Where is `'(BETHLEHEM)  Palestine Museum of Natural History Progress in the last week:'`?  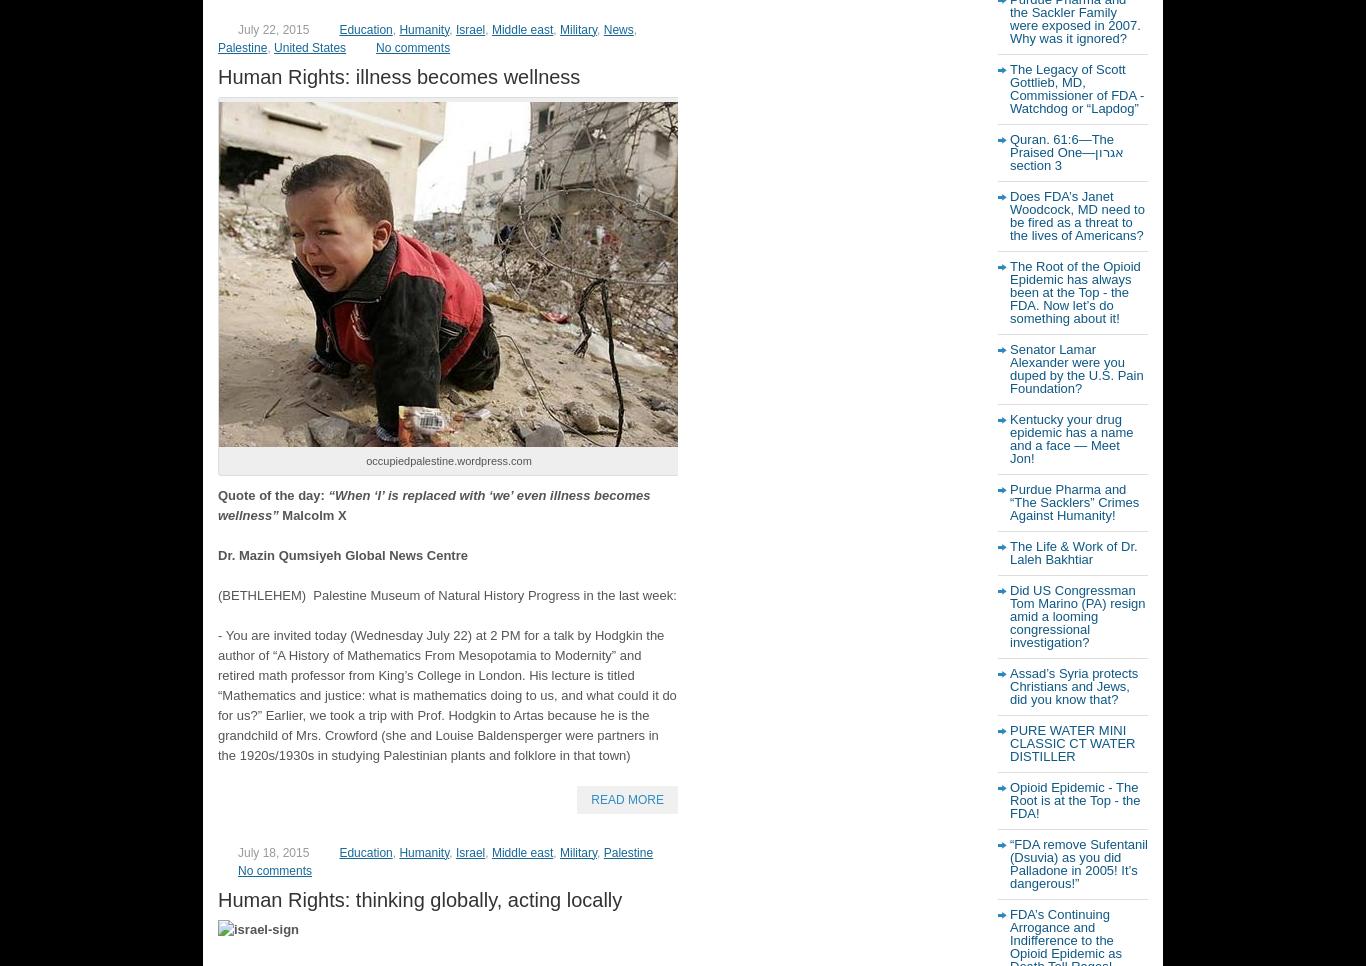
'(BETHLEHEM)  Palestine Museum of Natural History Progress in the last week:' is located at coordinates (445, 594).